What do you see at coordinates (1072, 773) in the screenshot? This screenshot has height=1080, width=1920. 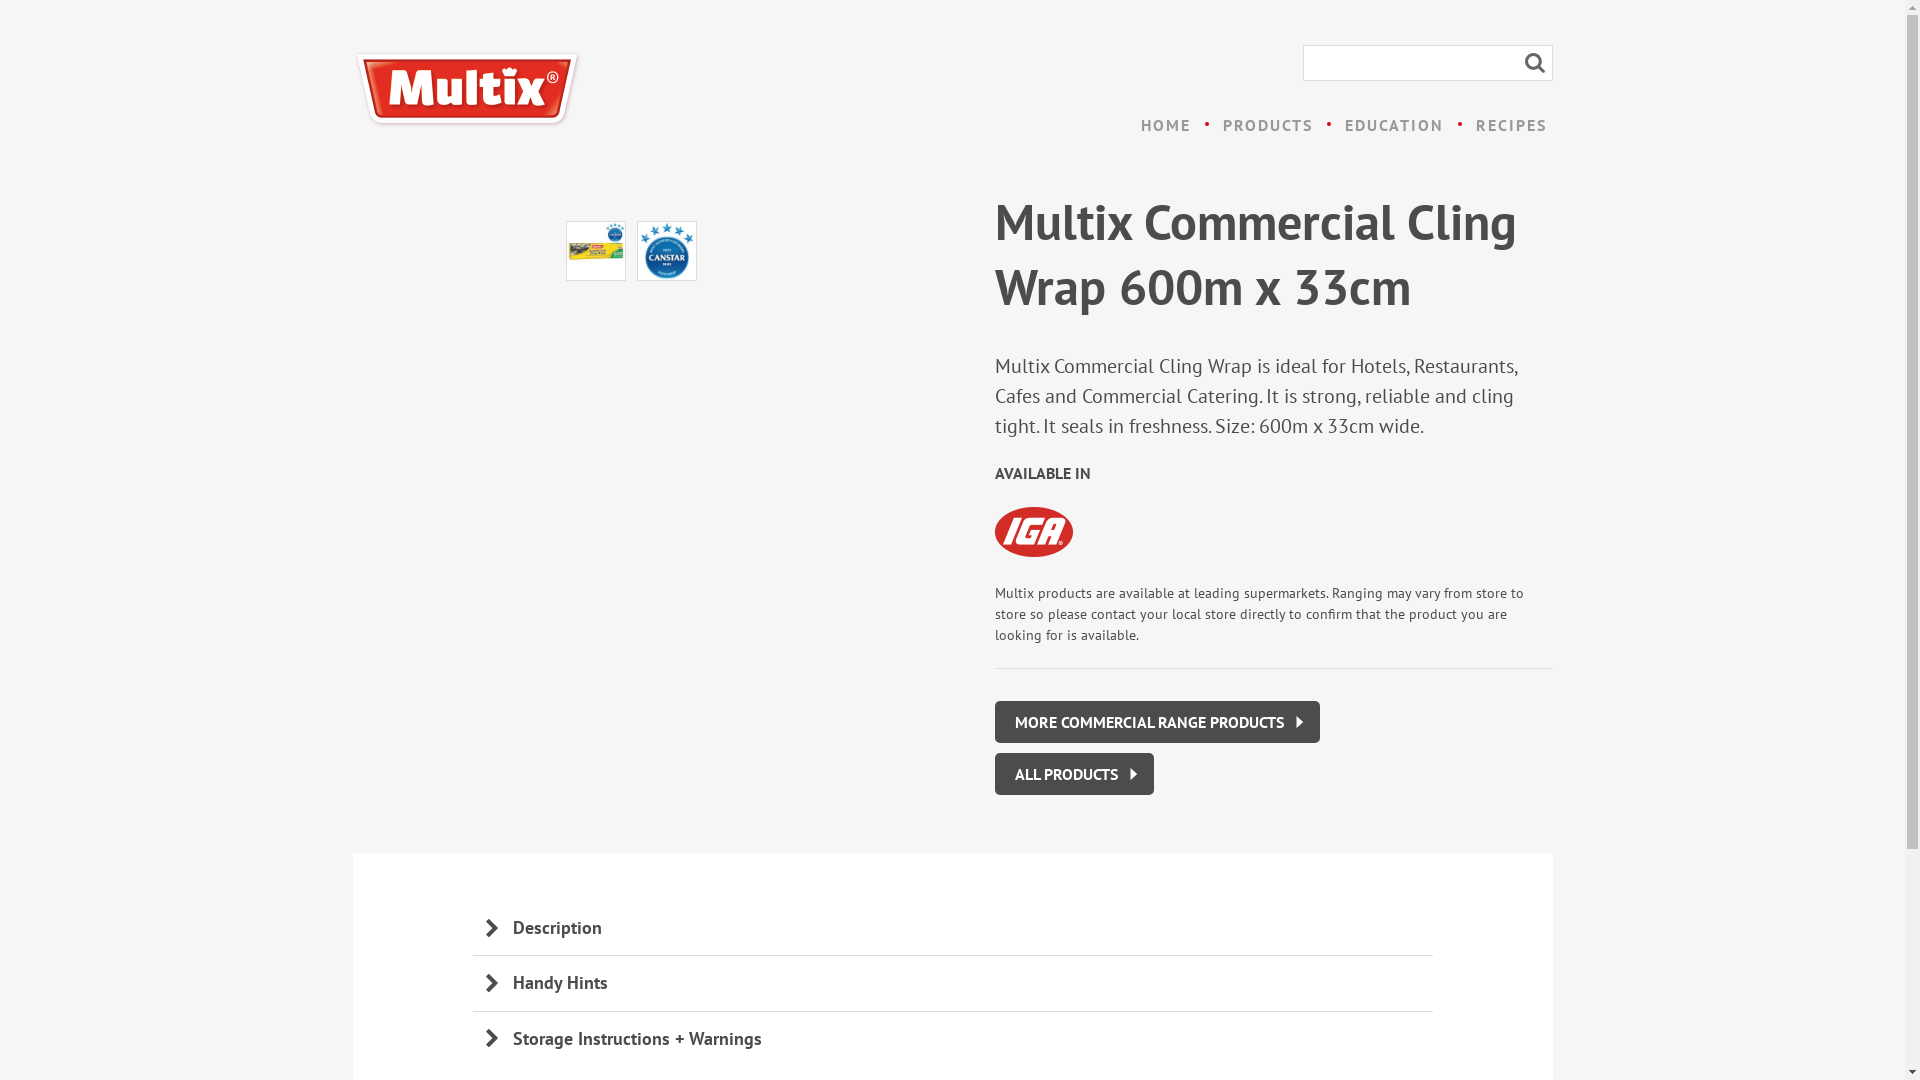 I see `'ALL PRODUCTS'` at bounding box center [1072, 773].